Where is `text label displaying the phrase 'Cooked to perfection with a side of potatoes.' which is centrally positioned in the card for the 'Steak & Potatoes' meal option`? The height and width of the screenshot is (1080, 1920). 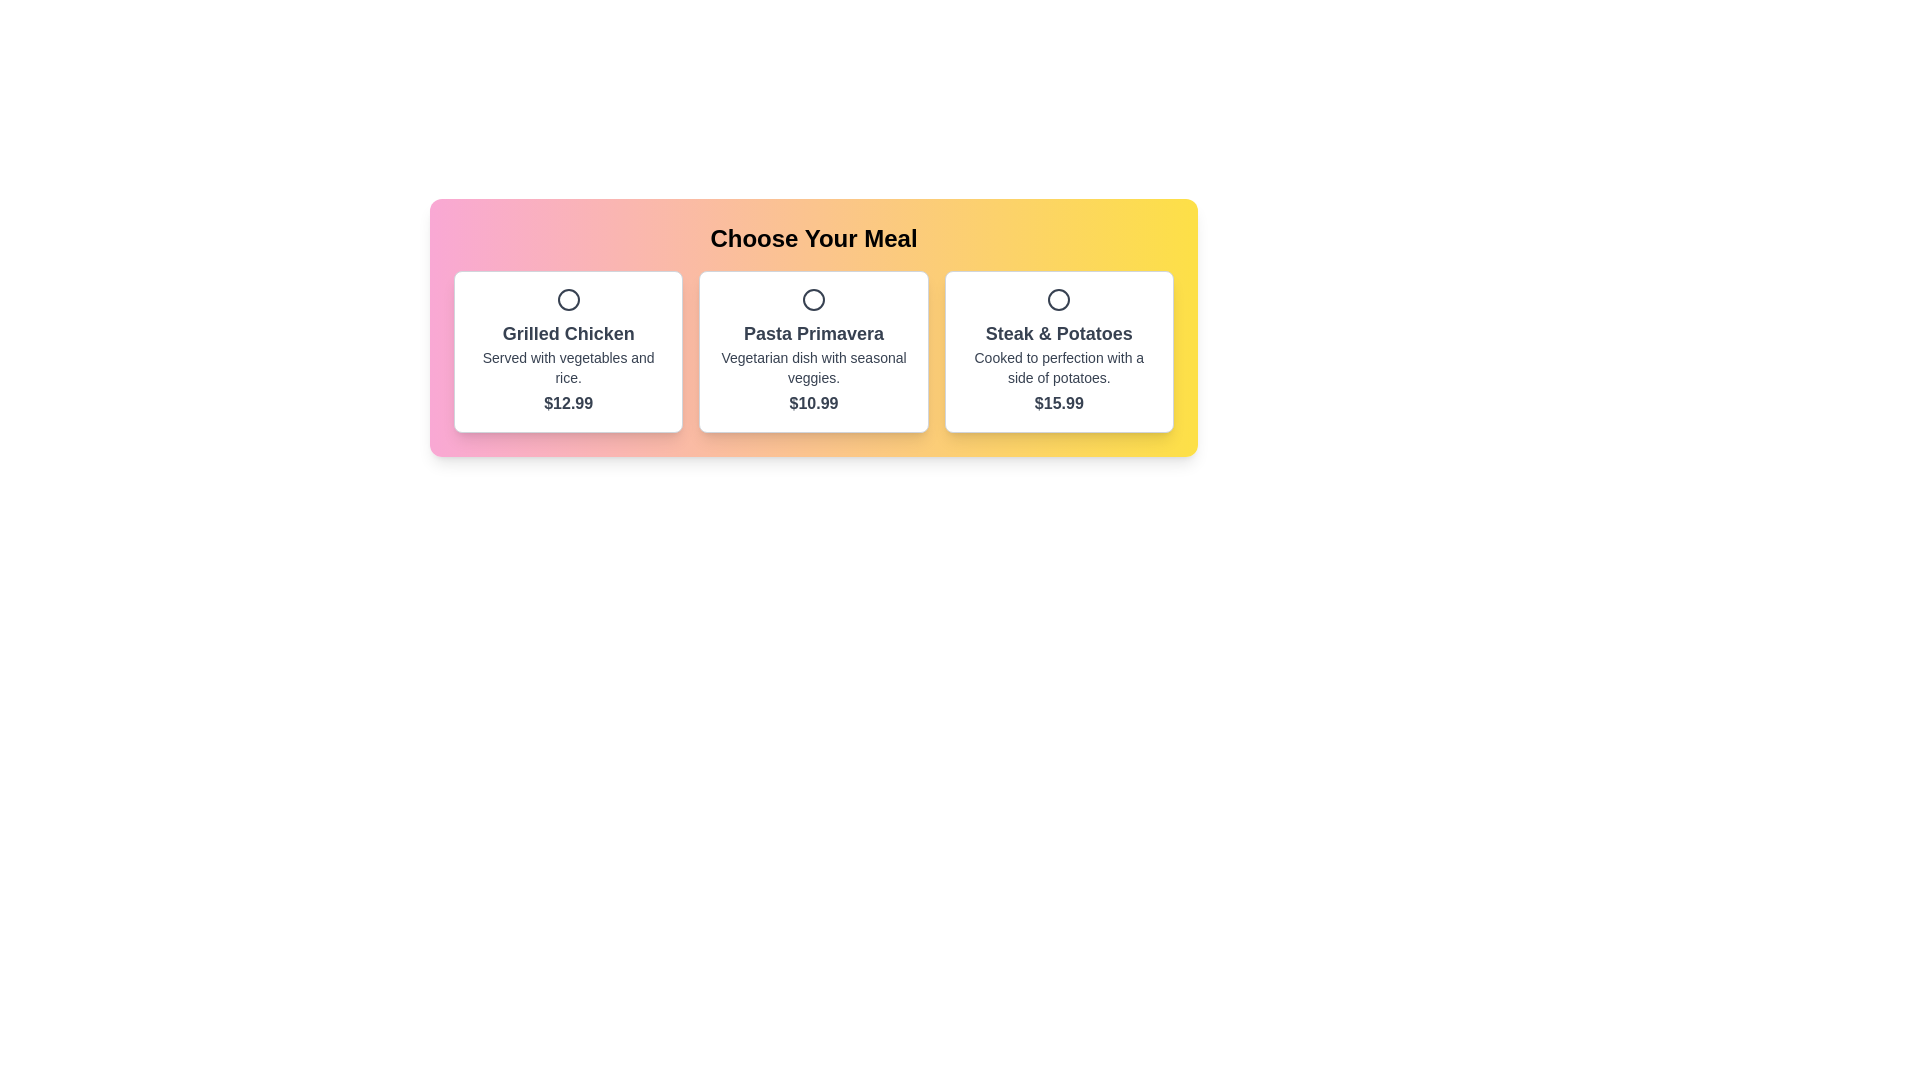
text label displaying the phrase 'Cooked to perfection with a side of potatoes.' which is centrally positioned in the card for the 'Steak & Potatoes' meal option is located at coordinates (1058, 367).